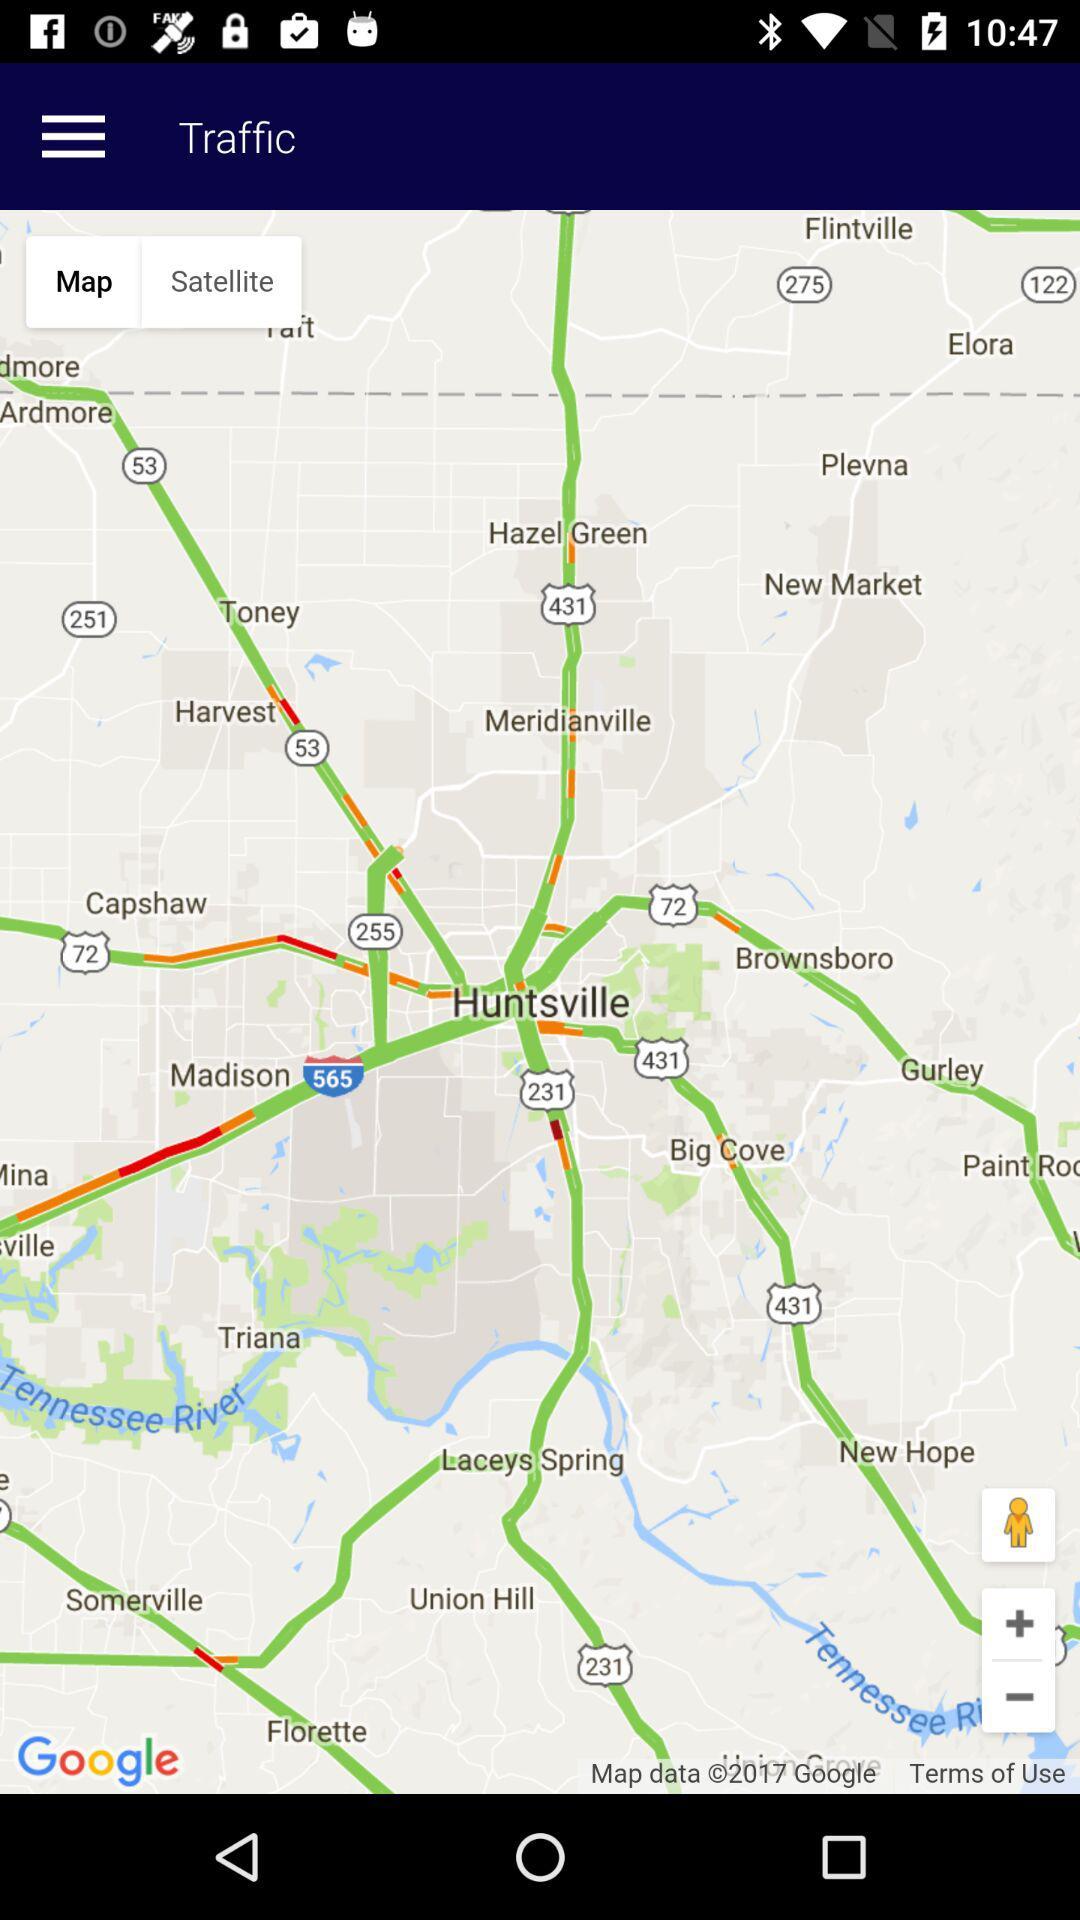 The image size is (1080, 1920). Describe the element at coordinates (72, 135) in the screenshot. I see `menu button` at that location.